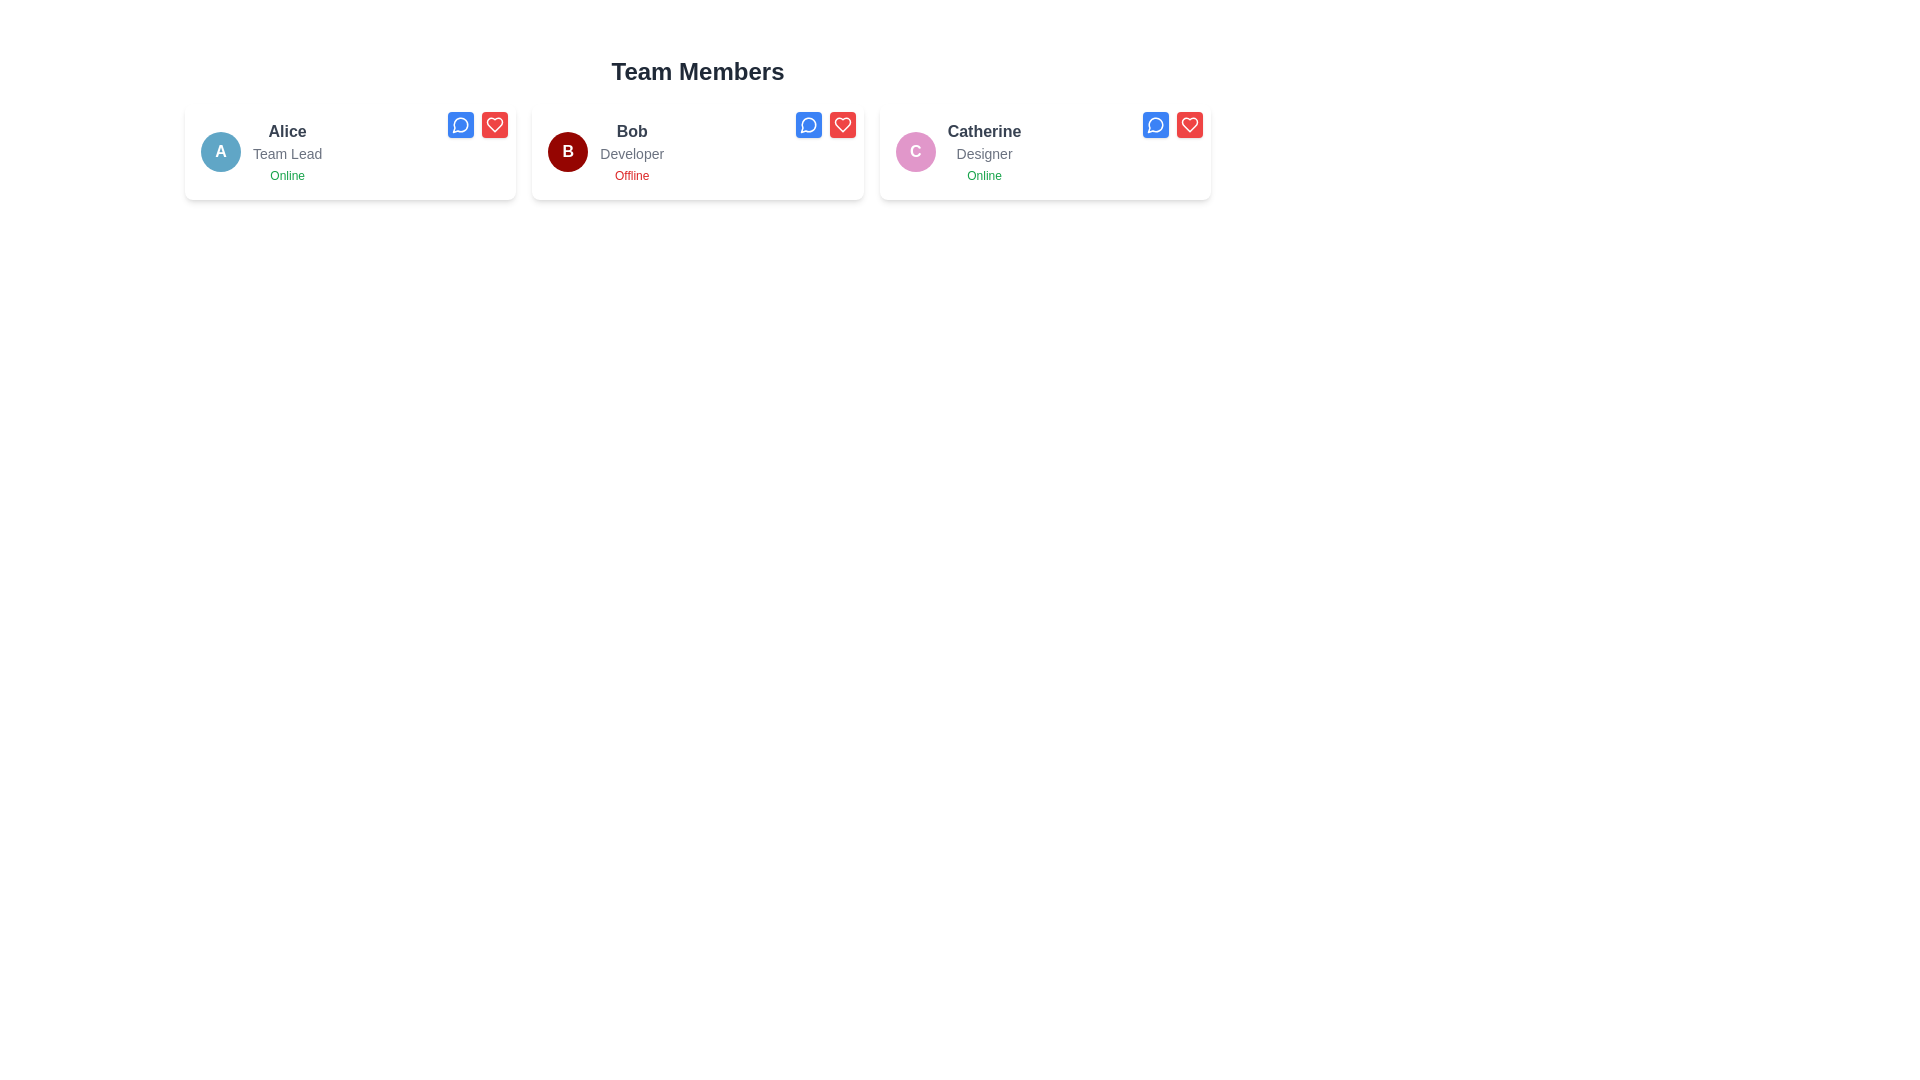 This screenshot has width=1920, height=1080. Describe the element at coordinates (495, 124) in the screenshot. I see `the heart-shaped icon with an outline pattern located in the top center of Bob's card` at that location.